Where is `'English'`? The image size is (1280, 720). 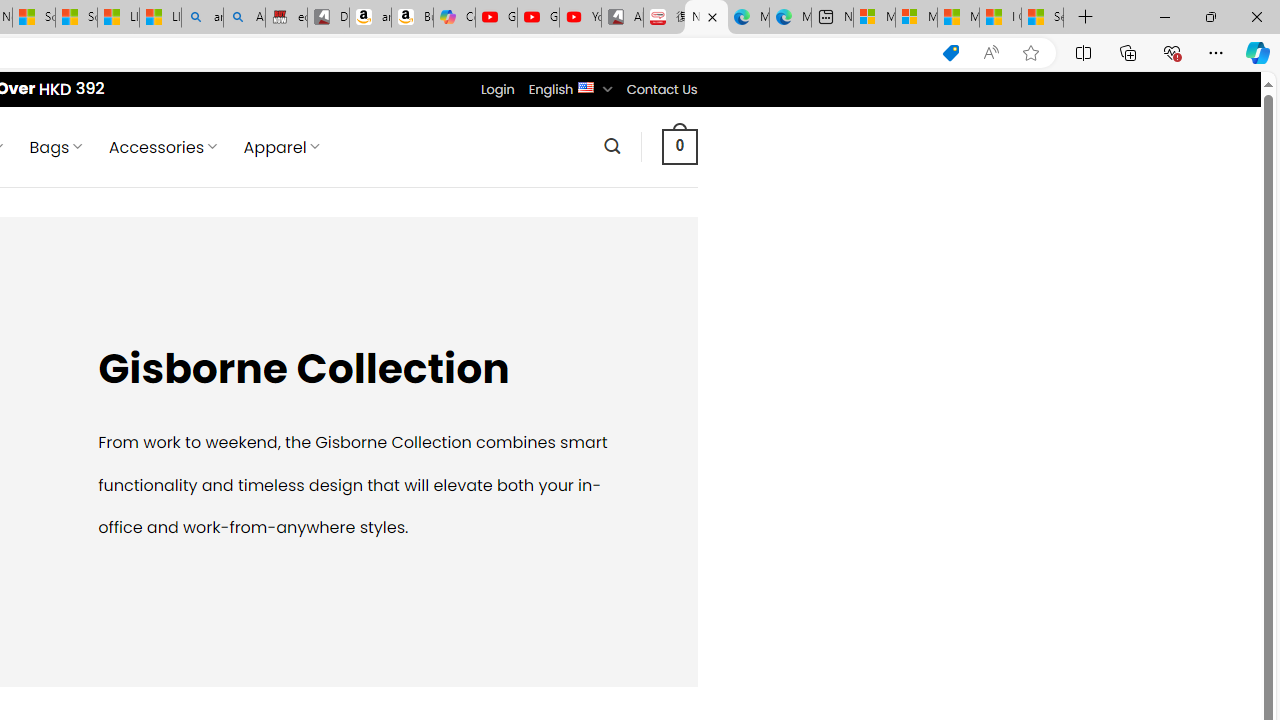 'English' is located at coordinates (585, 85).